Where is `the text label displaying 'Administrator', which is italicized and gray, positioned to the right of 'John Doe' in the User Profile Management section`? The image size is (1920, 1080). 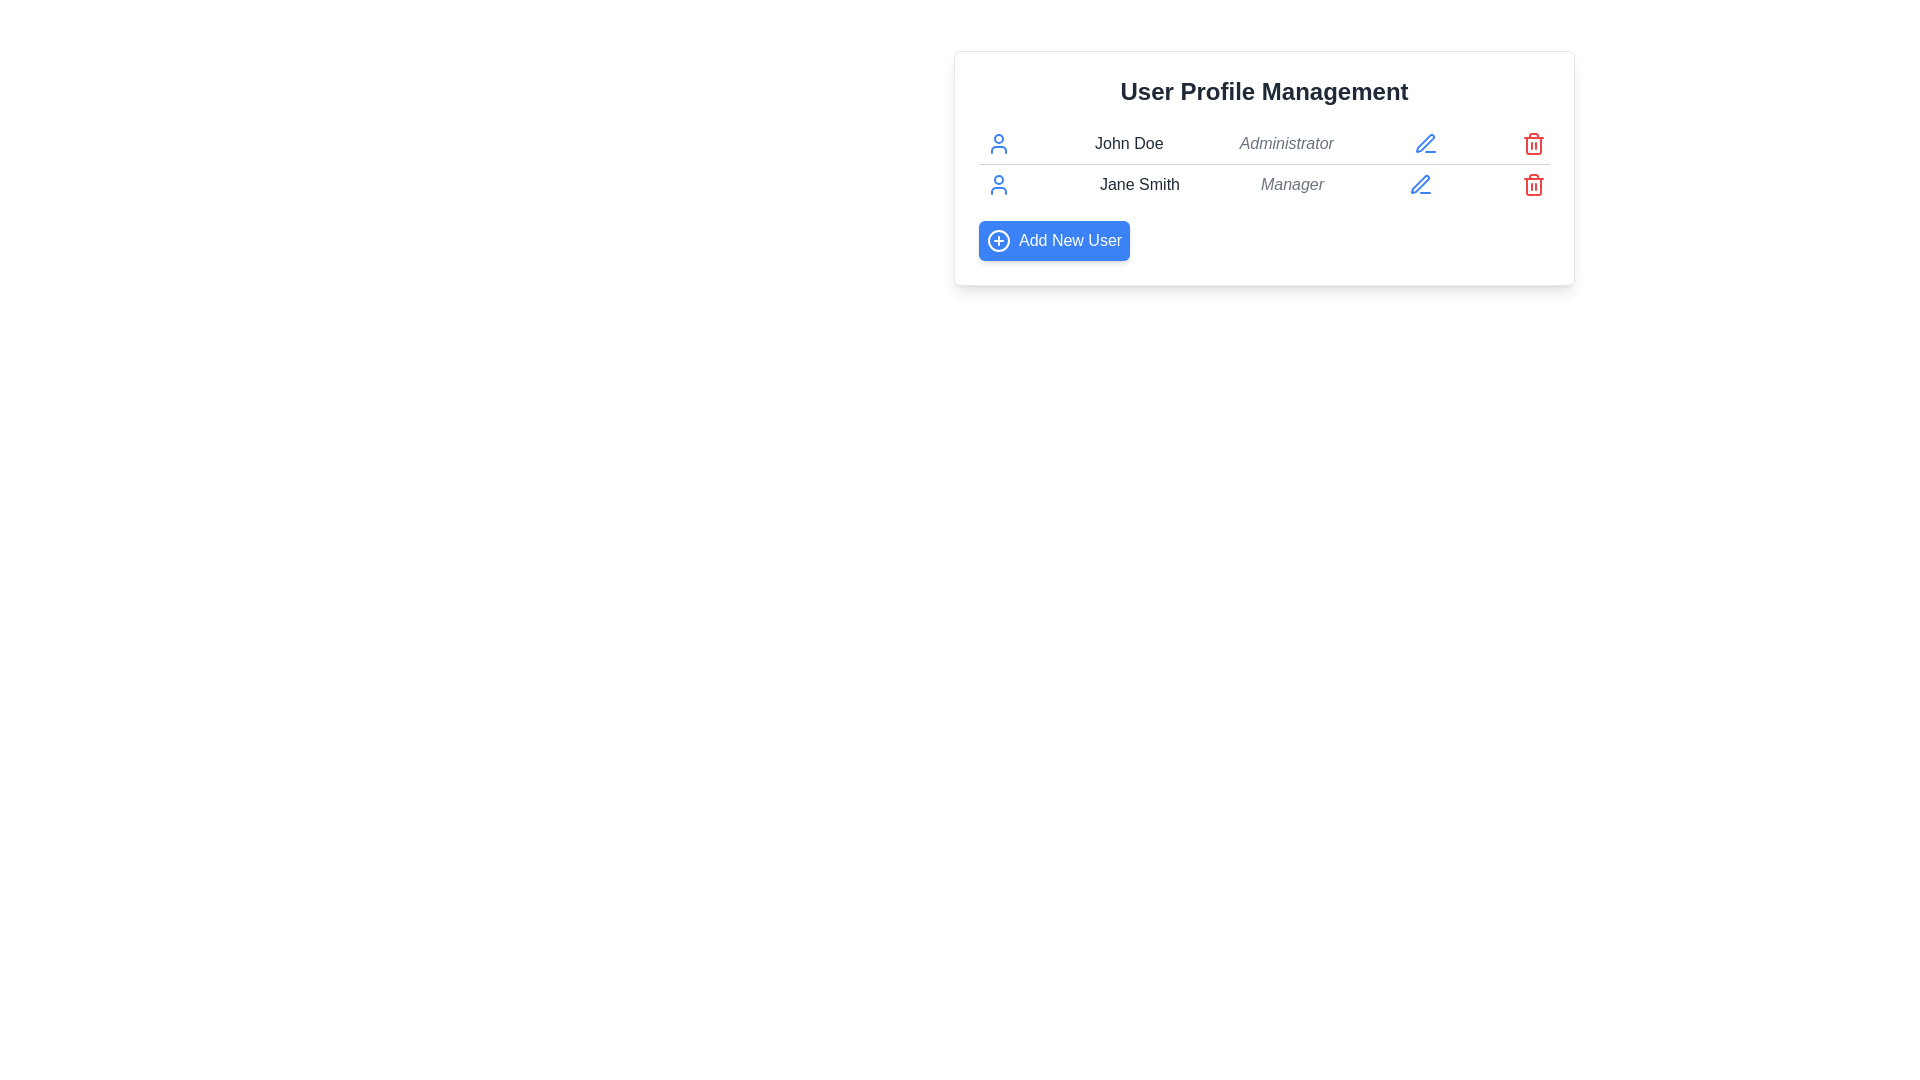 the text label displaying 'Administrator', which is italicized and gray, positioned to the right of 'John Doe' in the User Profile Management section is located at coordinates (1286, 142).